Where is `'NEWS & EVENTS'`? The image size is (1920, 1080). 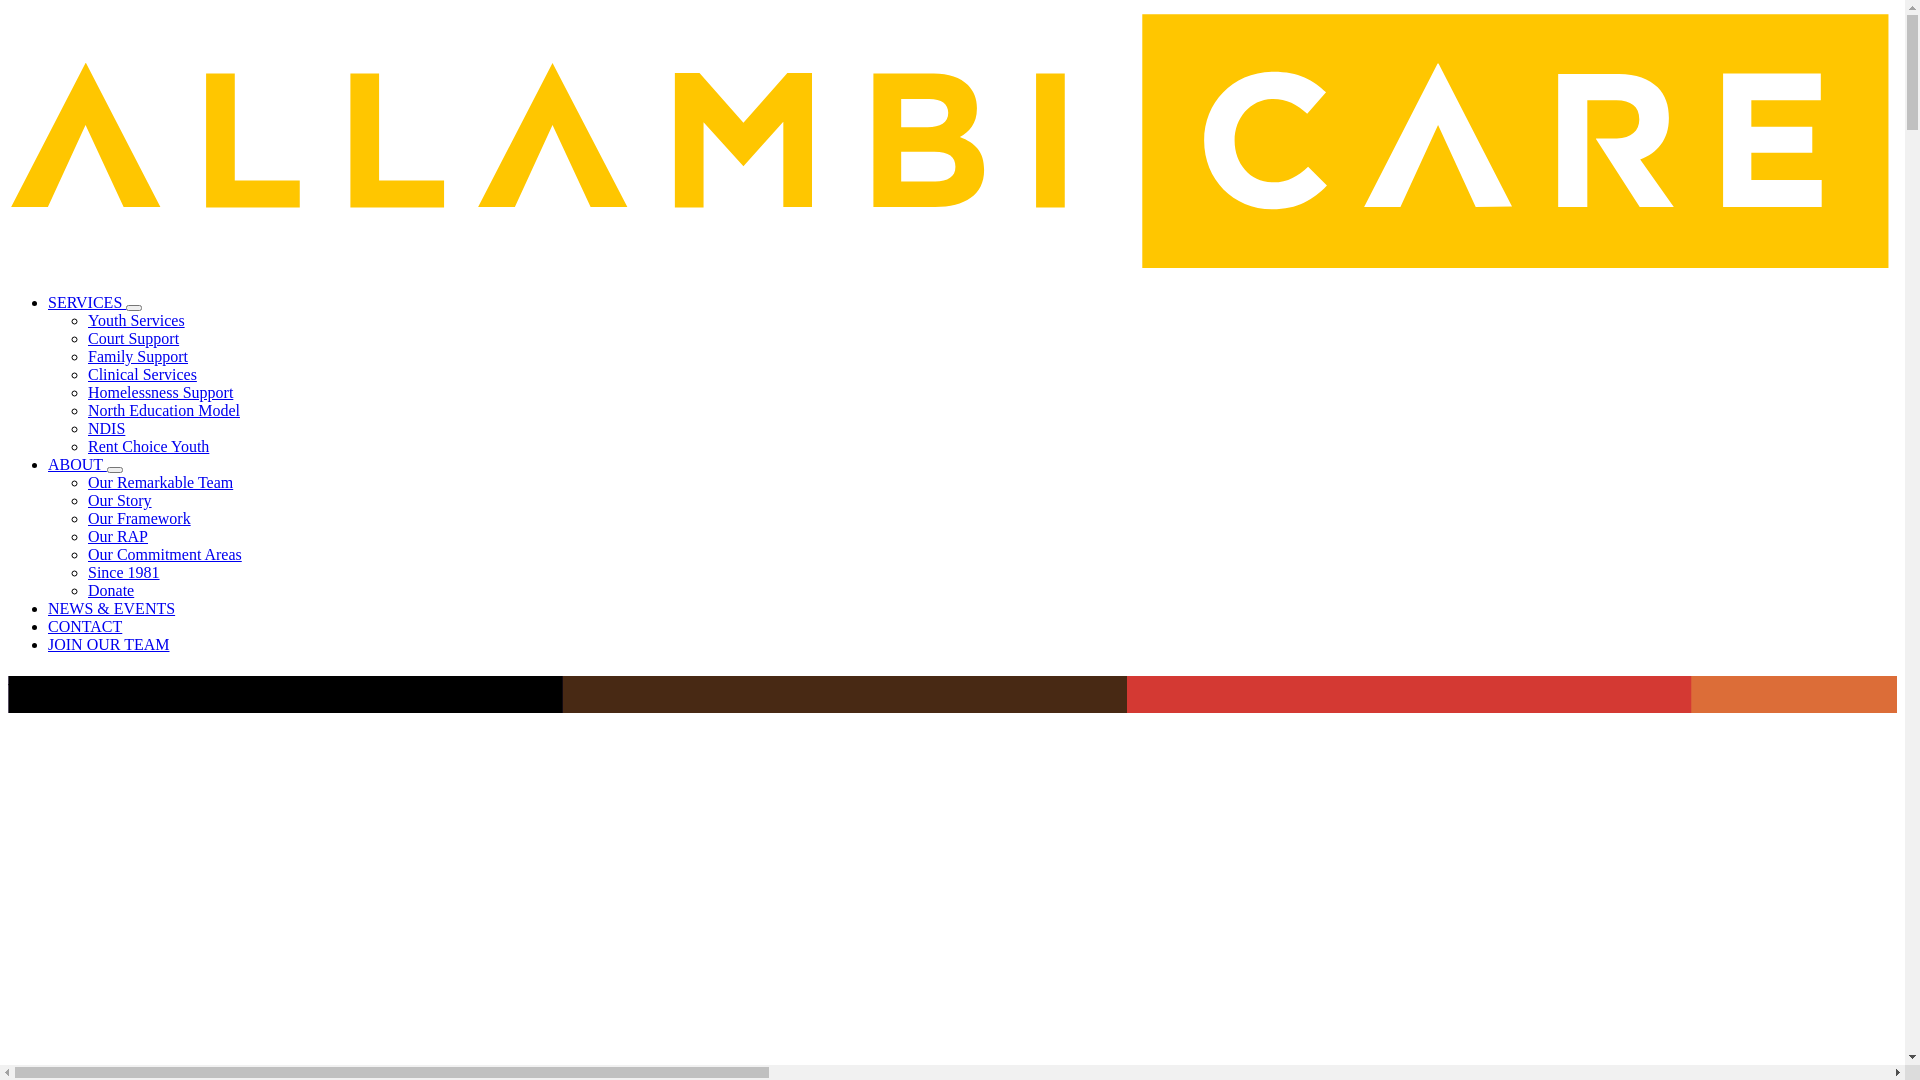 'NEWS & EVENTS' is located at coordinates (48, 607).